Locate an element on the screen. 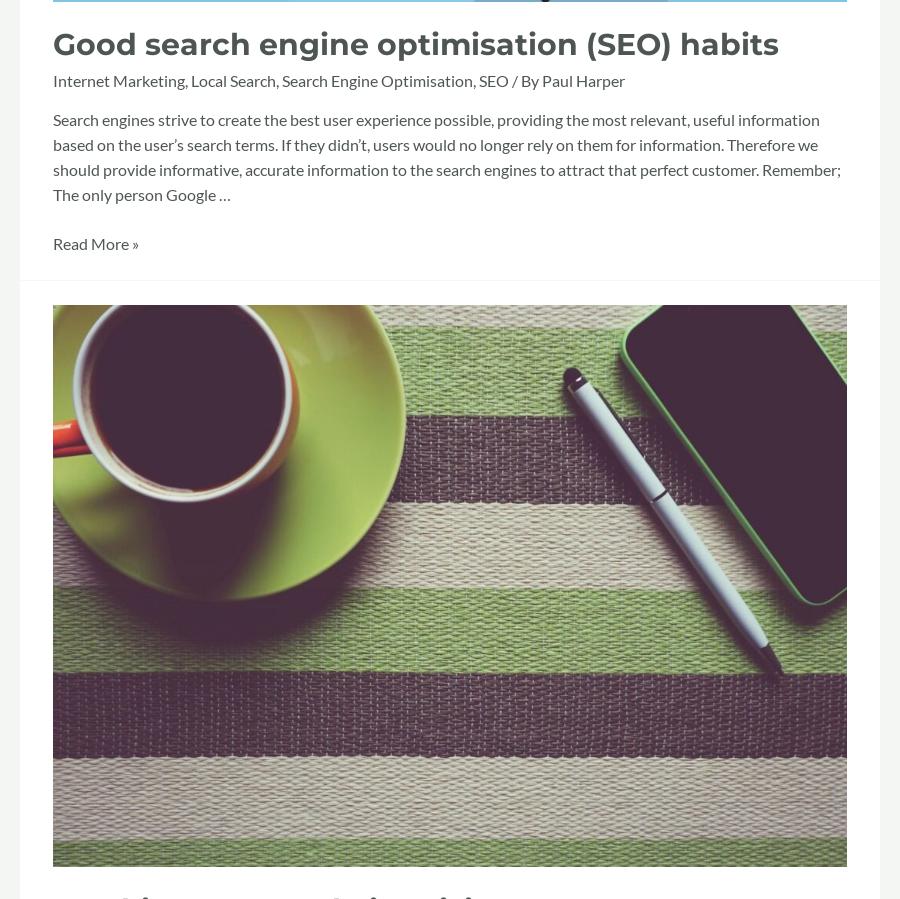 The height and width of the screenshot is (899, 900). 'Good search engine optimisation (SEO) habits' is located at coordinates (52, 43).